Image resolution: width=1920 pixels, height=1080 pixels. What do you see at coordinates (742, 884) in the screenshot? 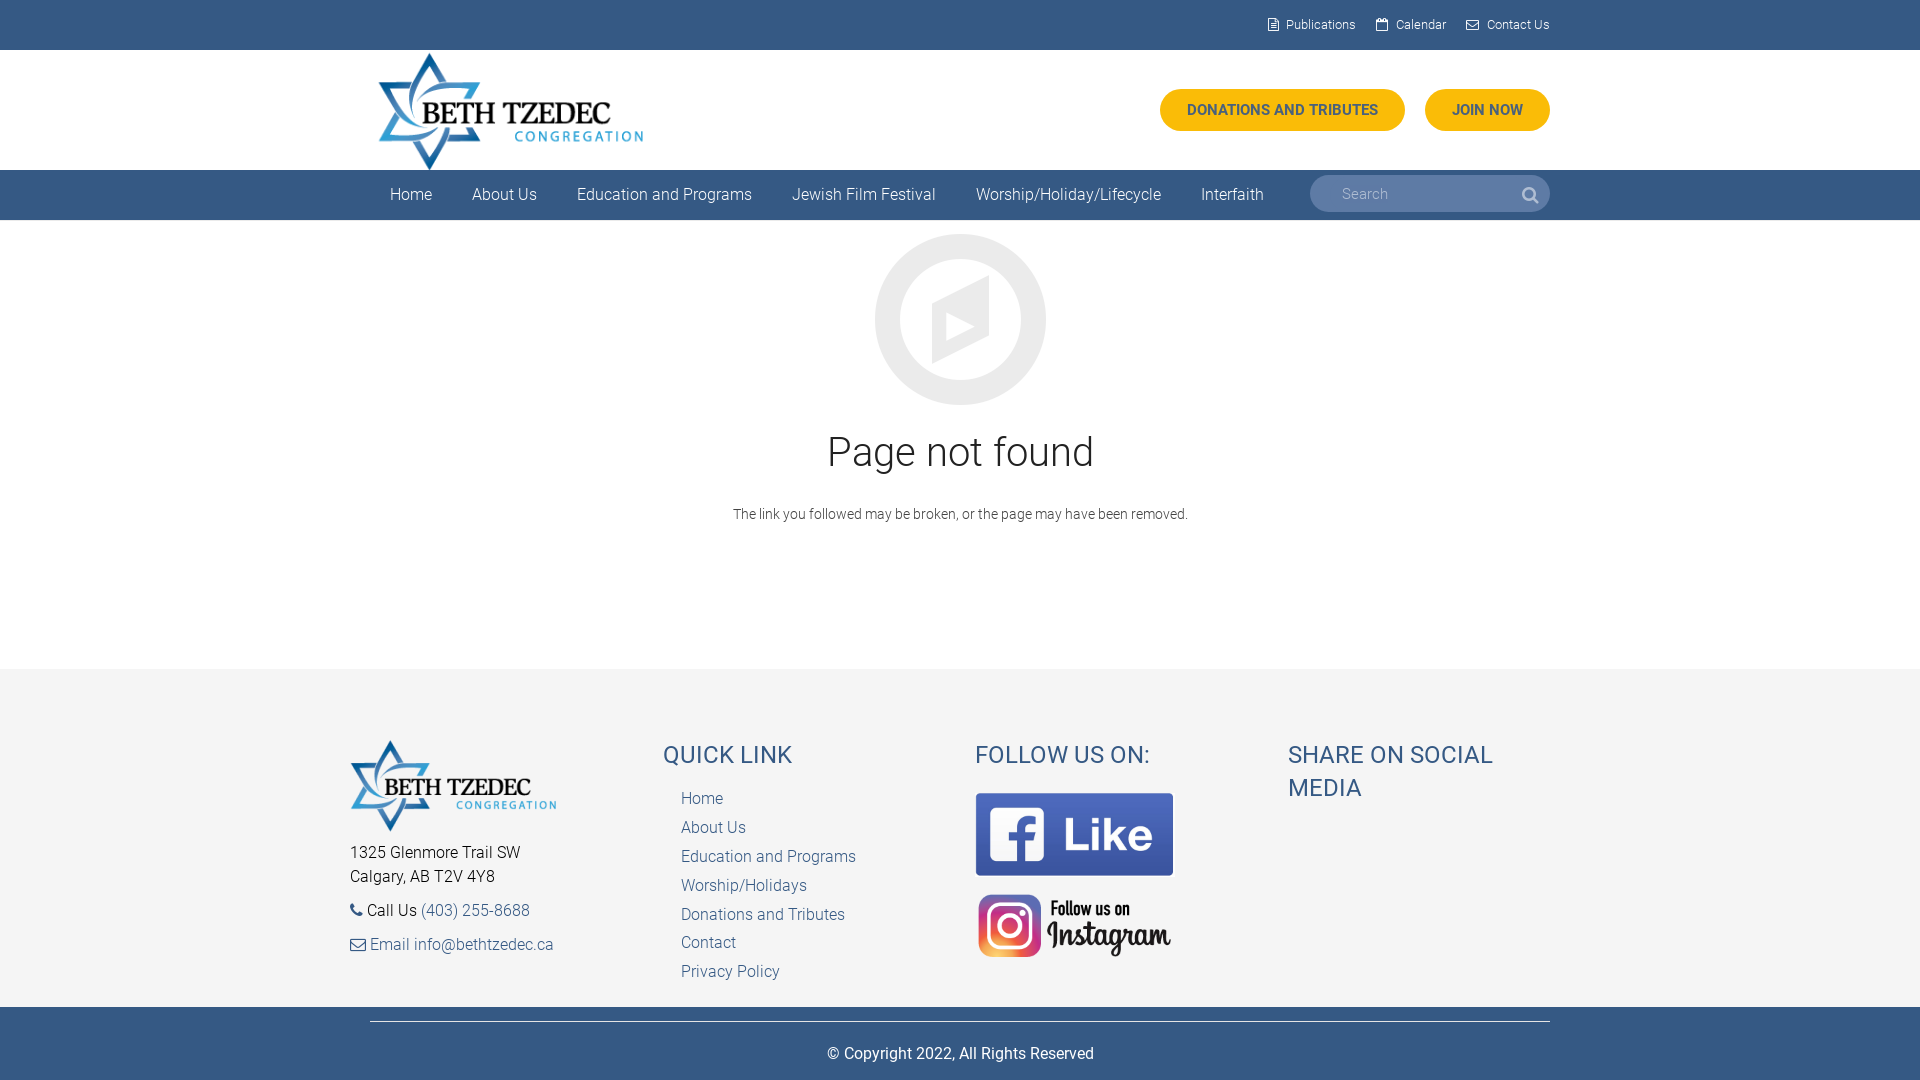
I see `'Worship/Holidays'` at bounding box center [742, 884].